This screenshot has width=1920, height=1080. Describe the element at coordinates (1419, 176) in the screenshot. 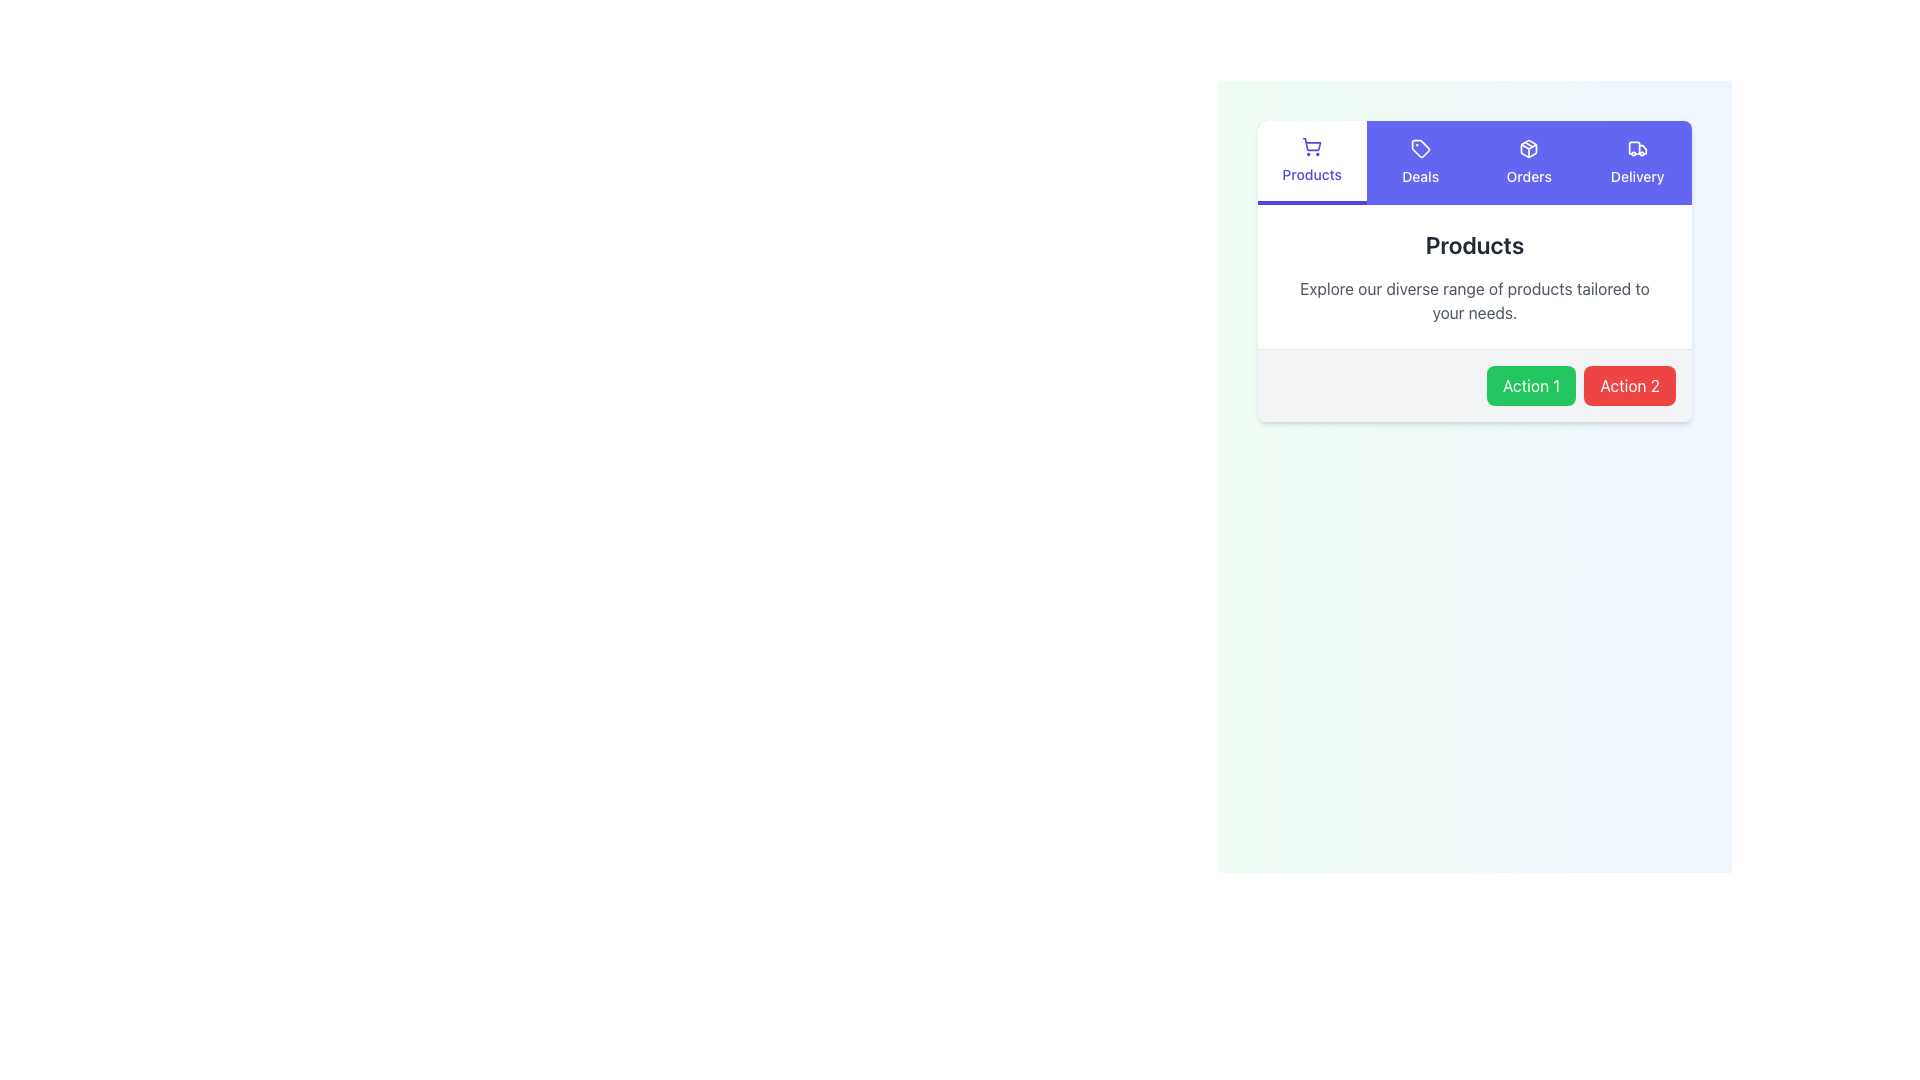

I see `the 'Deals' text label in the header section of the user interface, which is styled with a medium-sized font and has a purple background` at that location.